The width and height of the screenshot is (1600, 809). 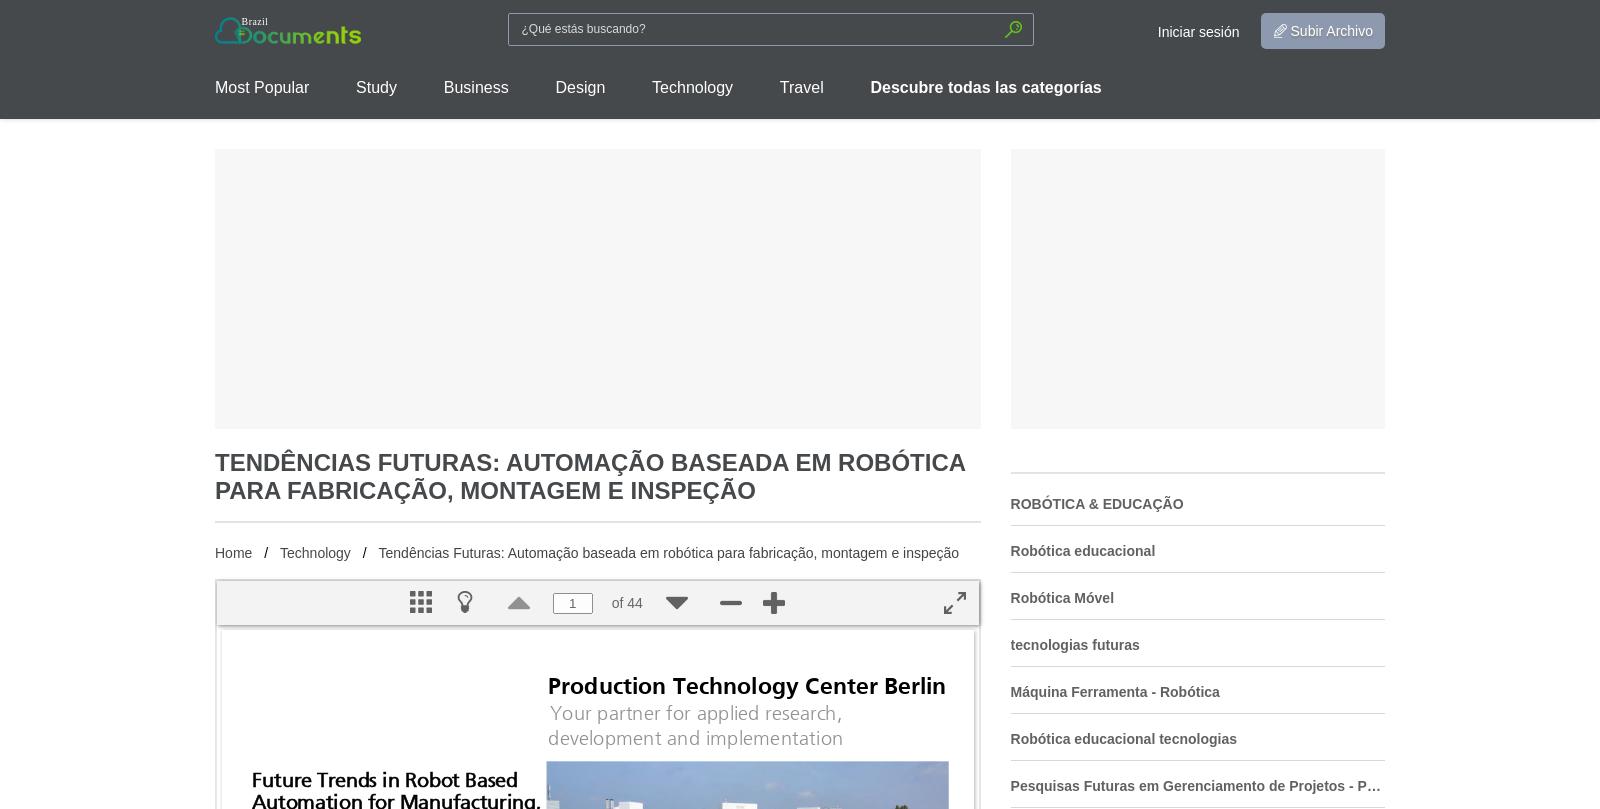 What do you see at coordinates (1096, 503) in the screenshot?
I see `'ROBÓTICA & EDUCAÇÃO'` at bounding box center [1096, 503].